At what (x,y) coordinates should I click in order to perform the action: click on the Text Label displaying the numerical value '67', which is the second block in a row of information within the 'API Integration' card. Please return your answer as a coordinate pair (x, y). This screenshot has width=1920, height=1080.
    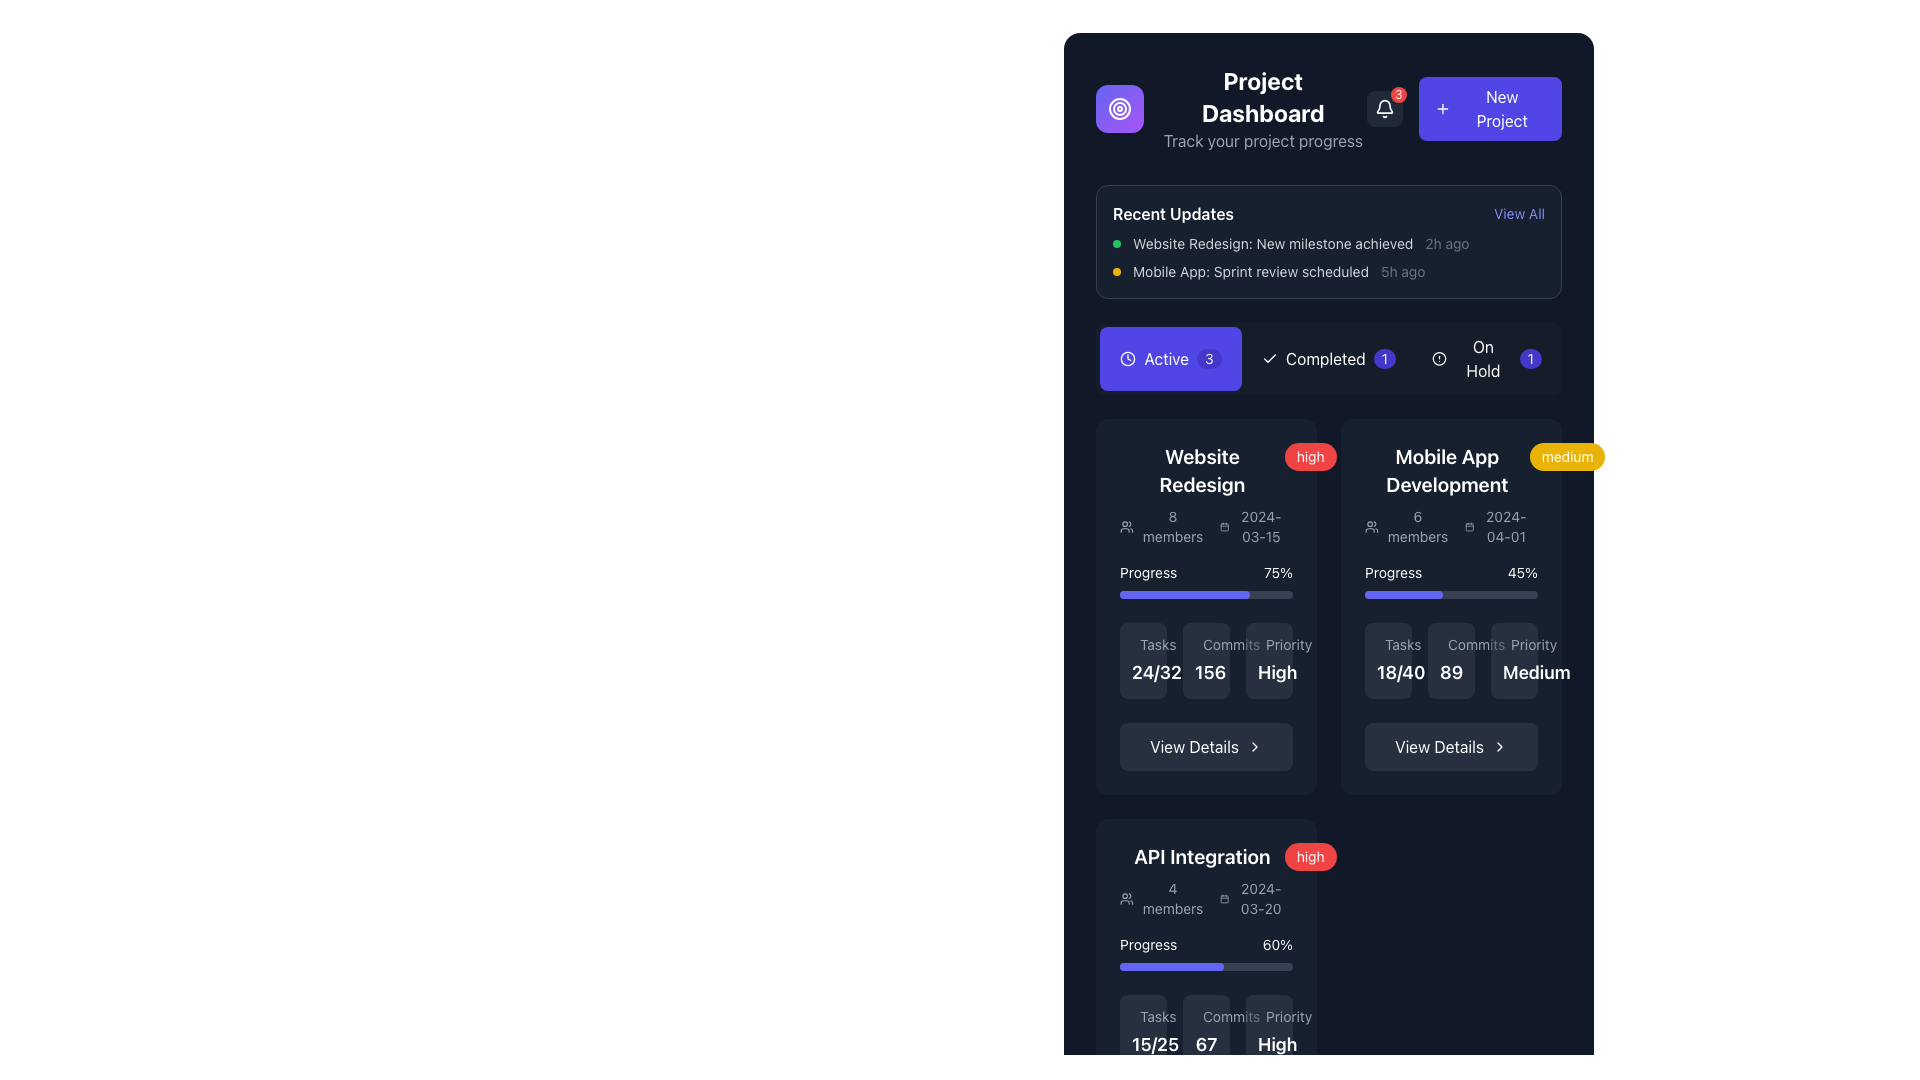
    Looking at the image, I should click on (1205, 1033).